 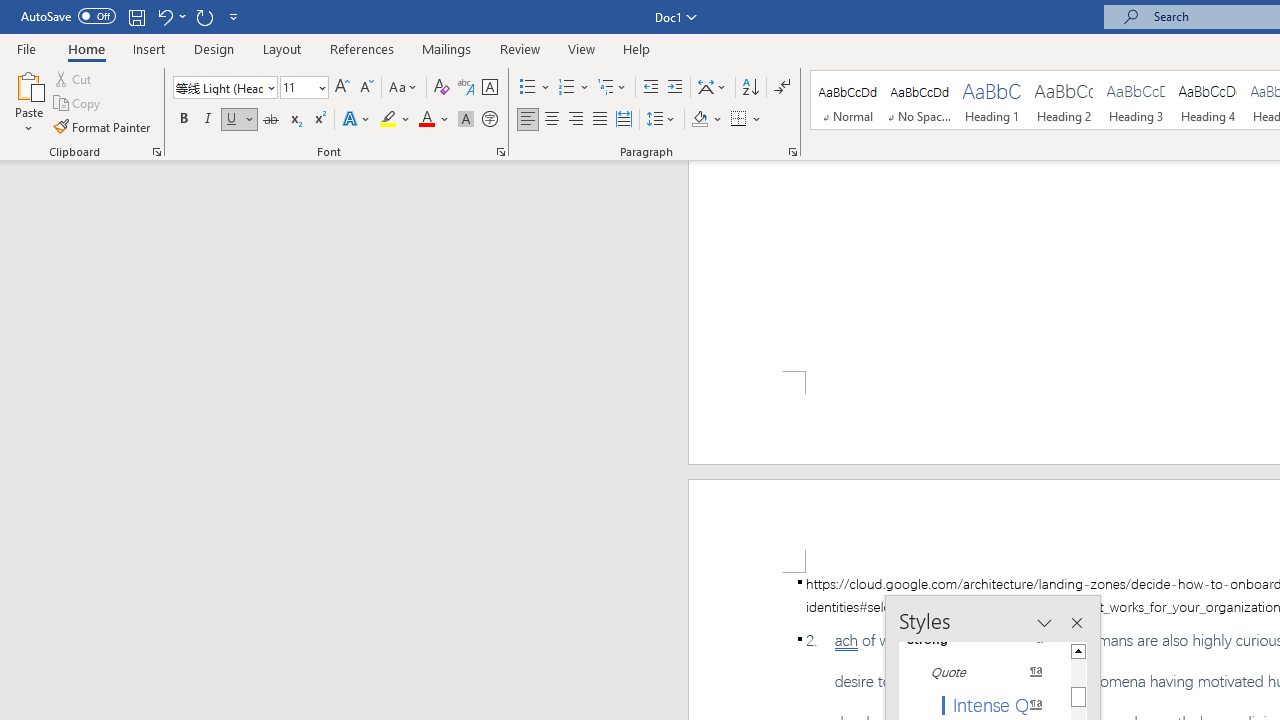 I want to click on 'Distributed', so click(x=623, y=119).